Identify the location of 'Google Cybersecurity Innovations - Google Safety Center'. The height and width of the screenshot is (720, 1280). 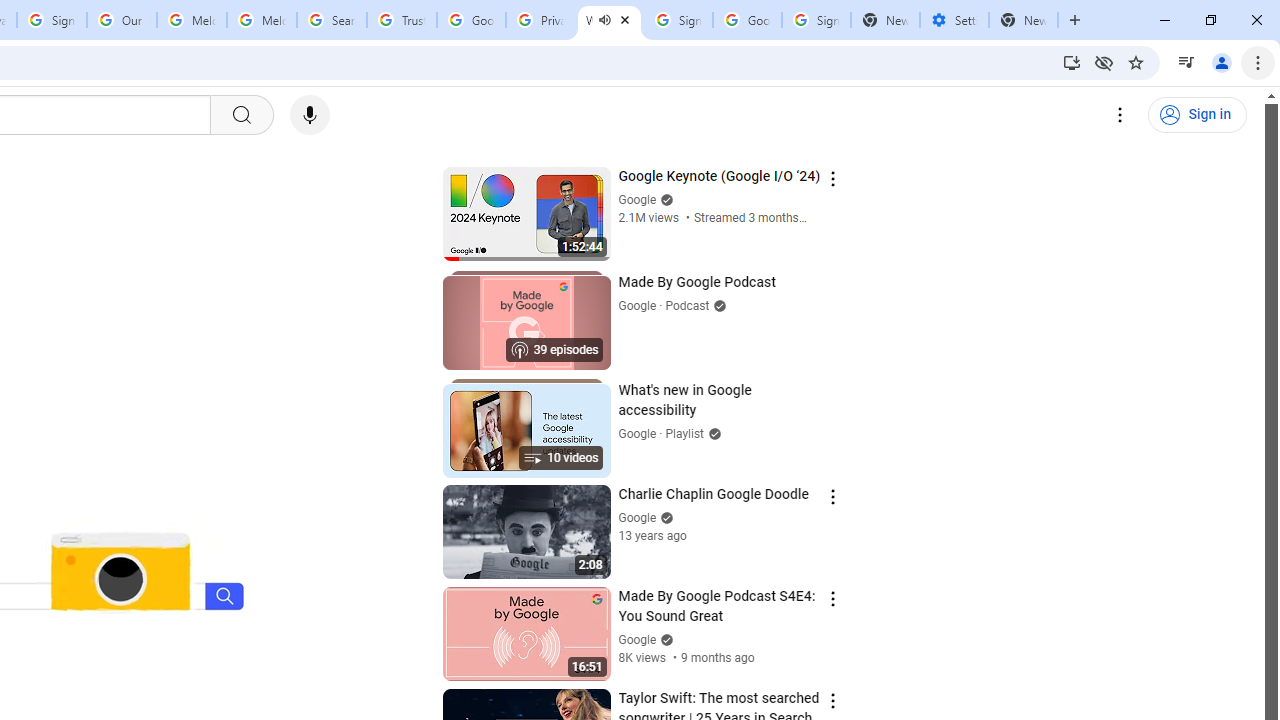
(746, 20).